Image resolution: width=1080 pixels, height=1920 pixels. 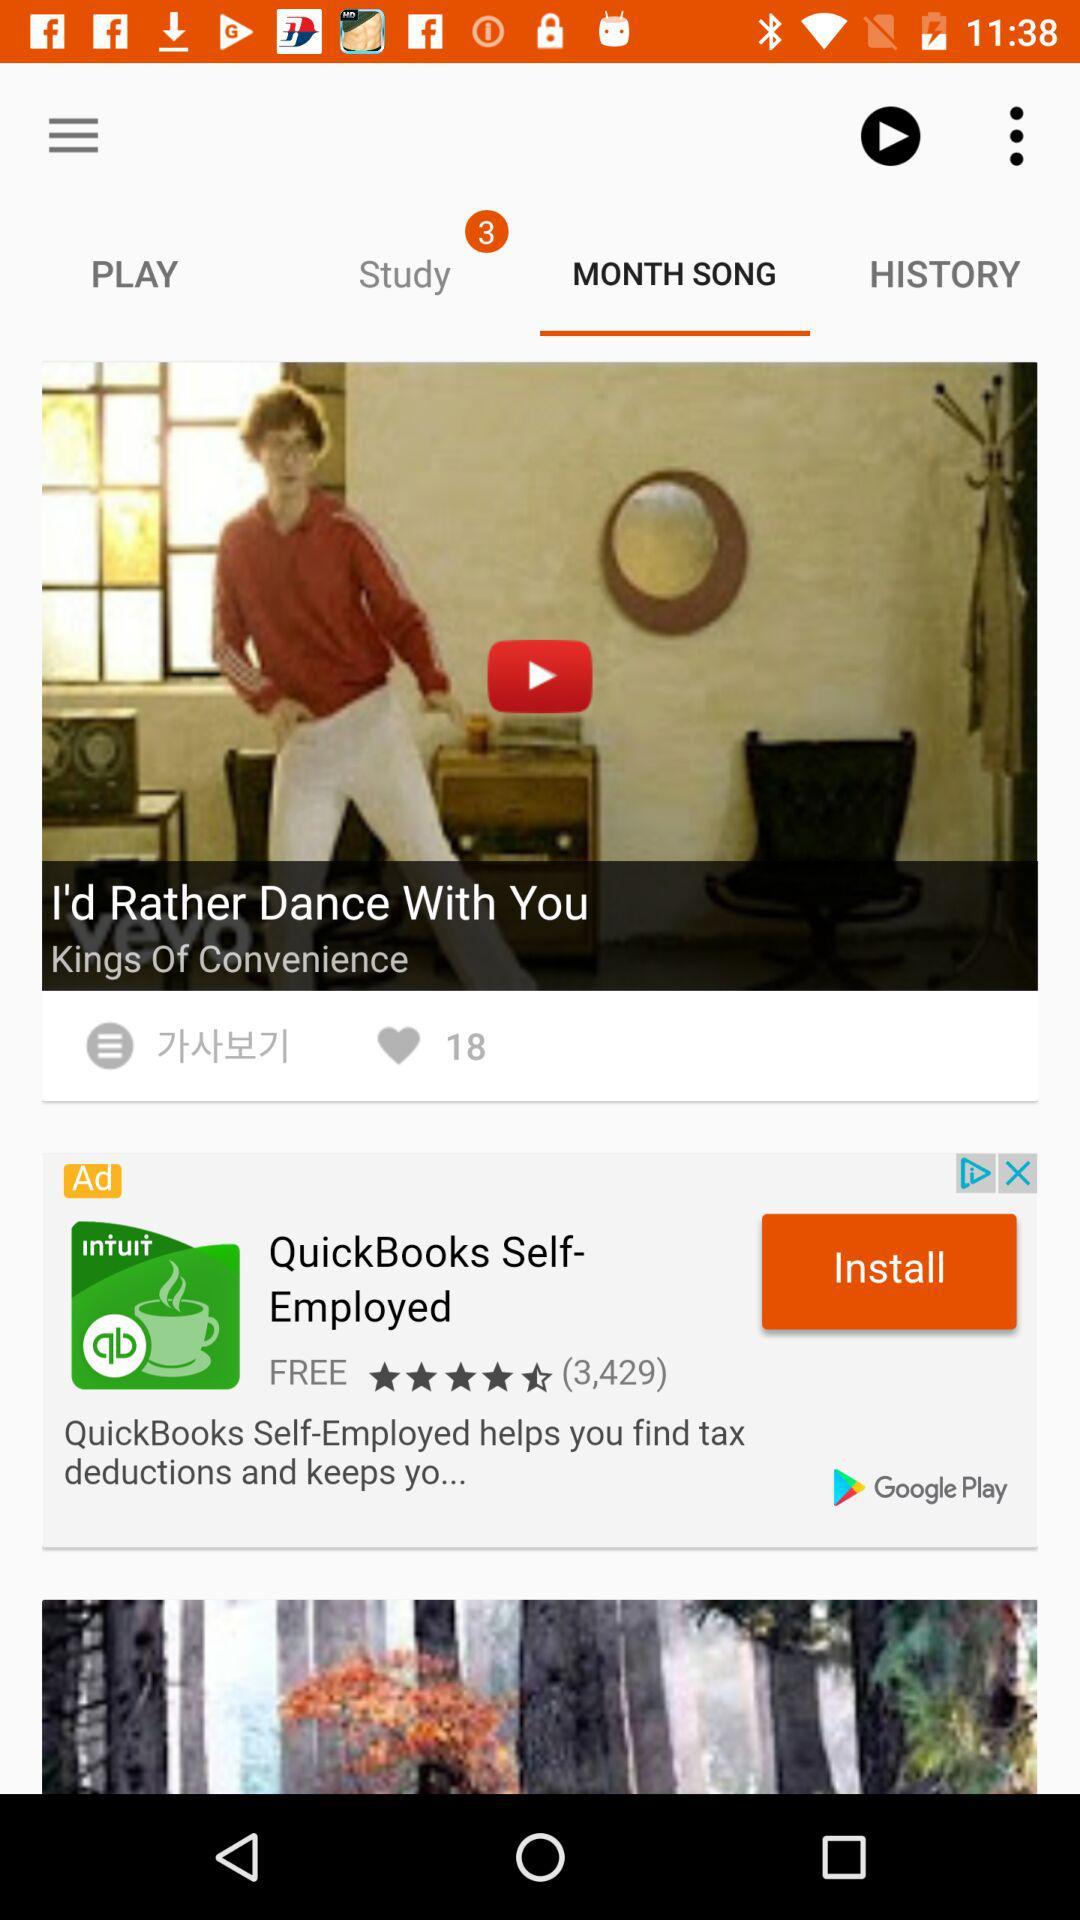 What do you see at coordinates (540, 676) in the screenshot?
I see `the video` at bounding box center [540, 676].